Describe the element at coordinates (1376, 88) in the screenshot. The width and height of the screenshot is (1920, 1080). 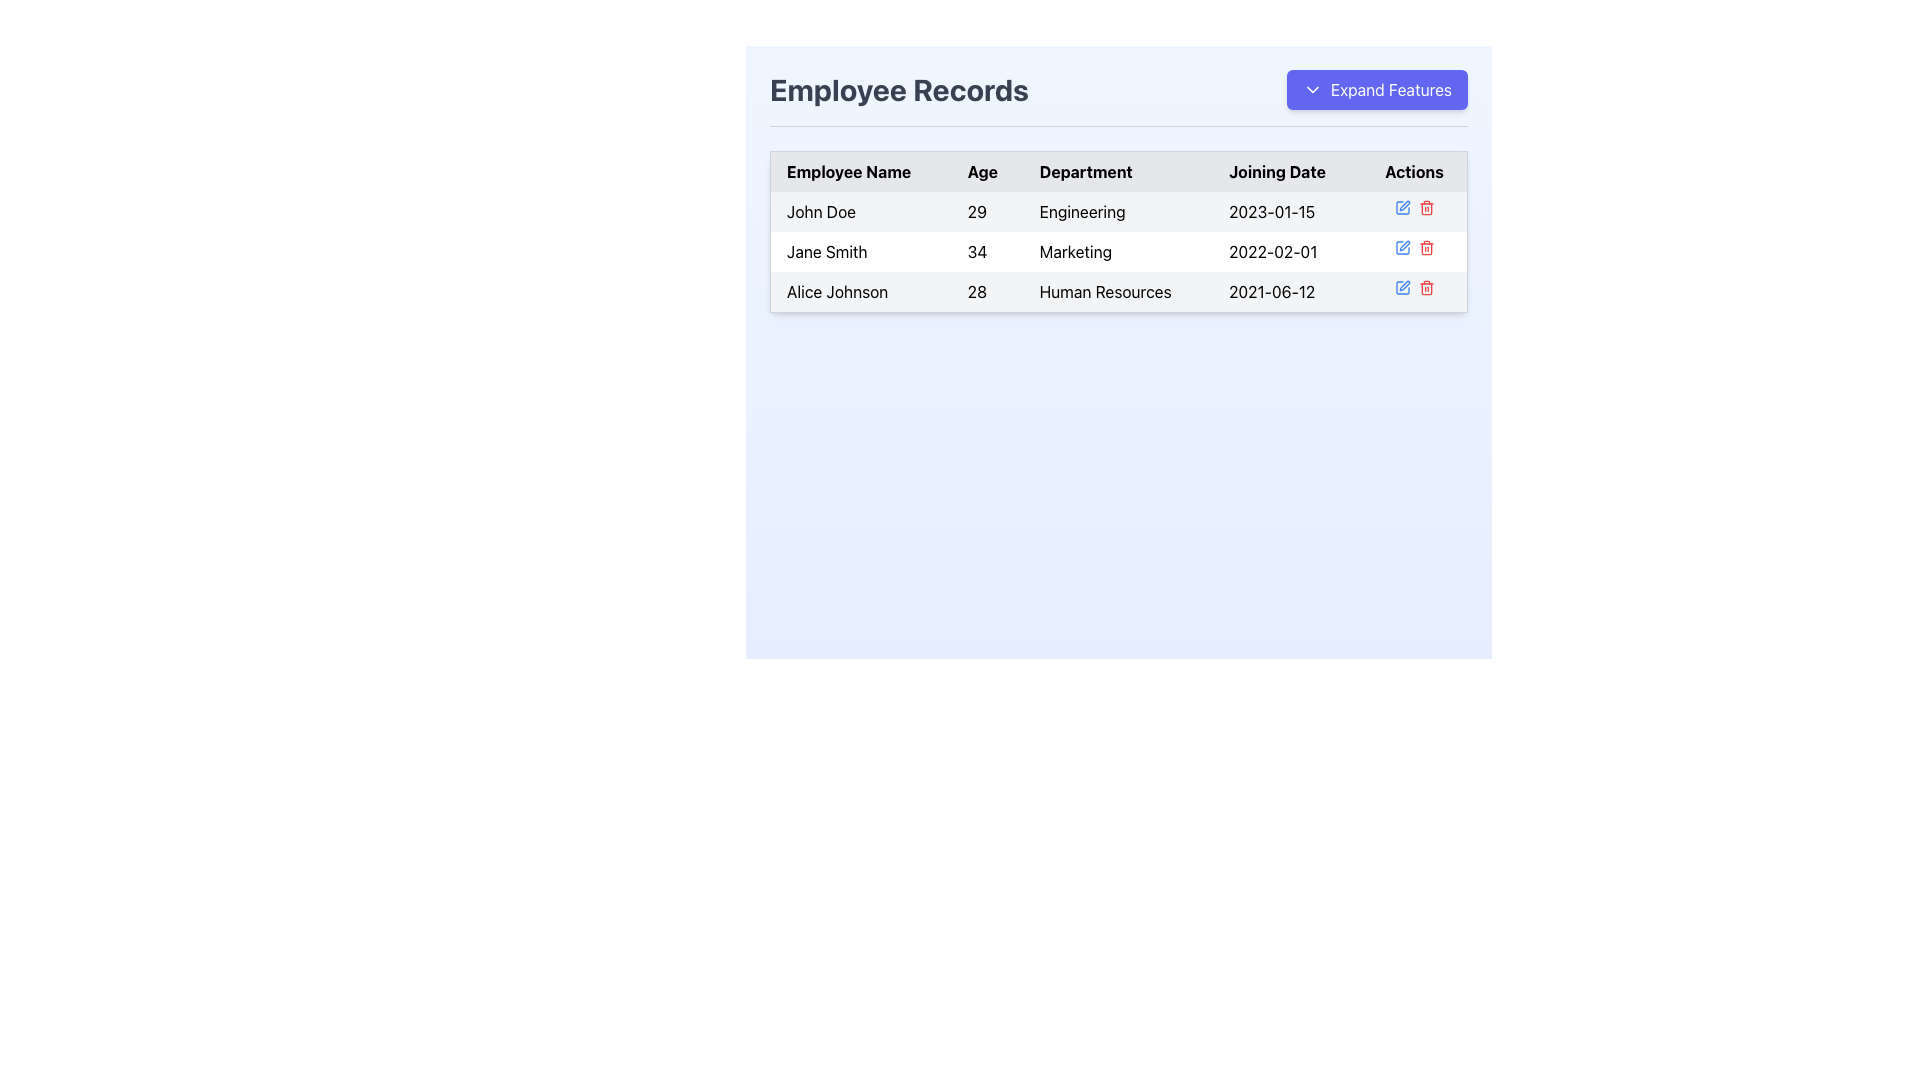
I see `the 'Expand Features' button with an indigo background and white text to observe visual feedback` at that location.